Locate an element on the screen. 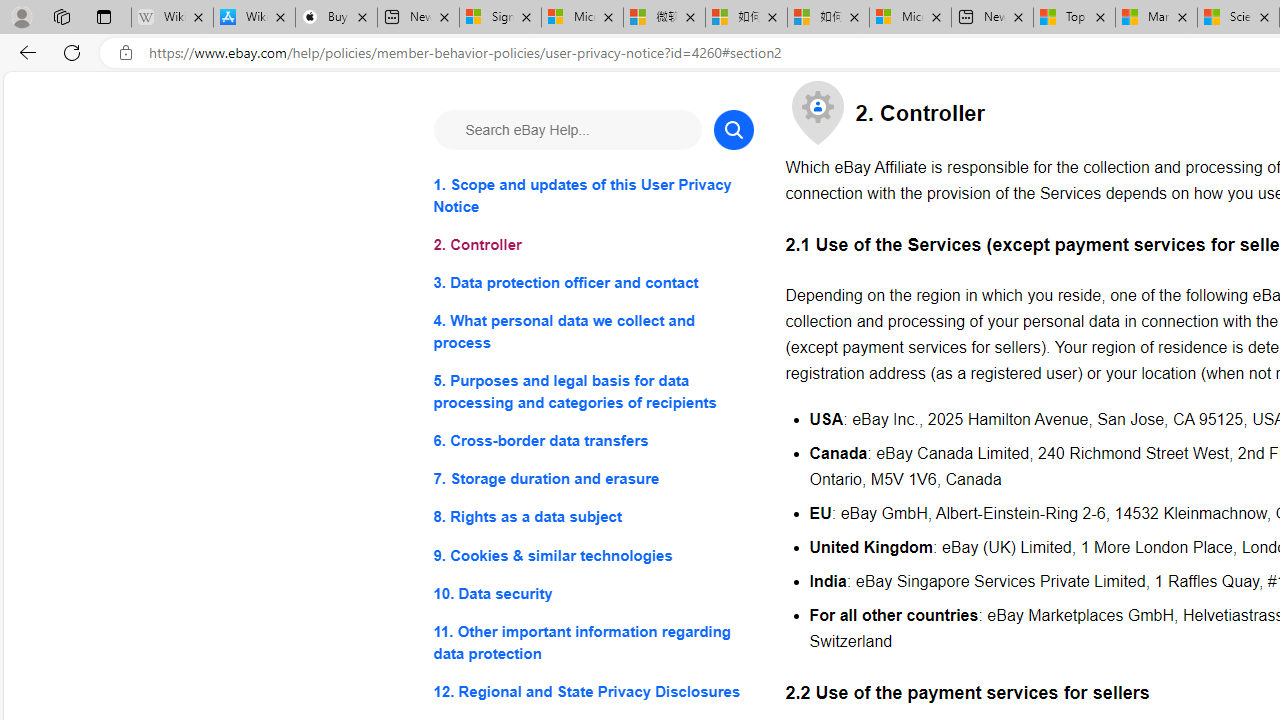  'Workspaces' is located at coordinates (61, 16).